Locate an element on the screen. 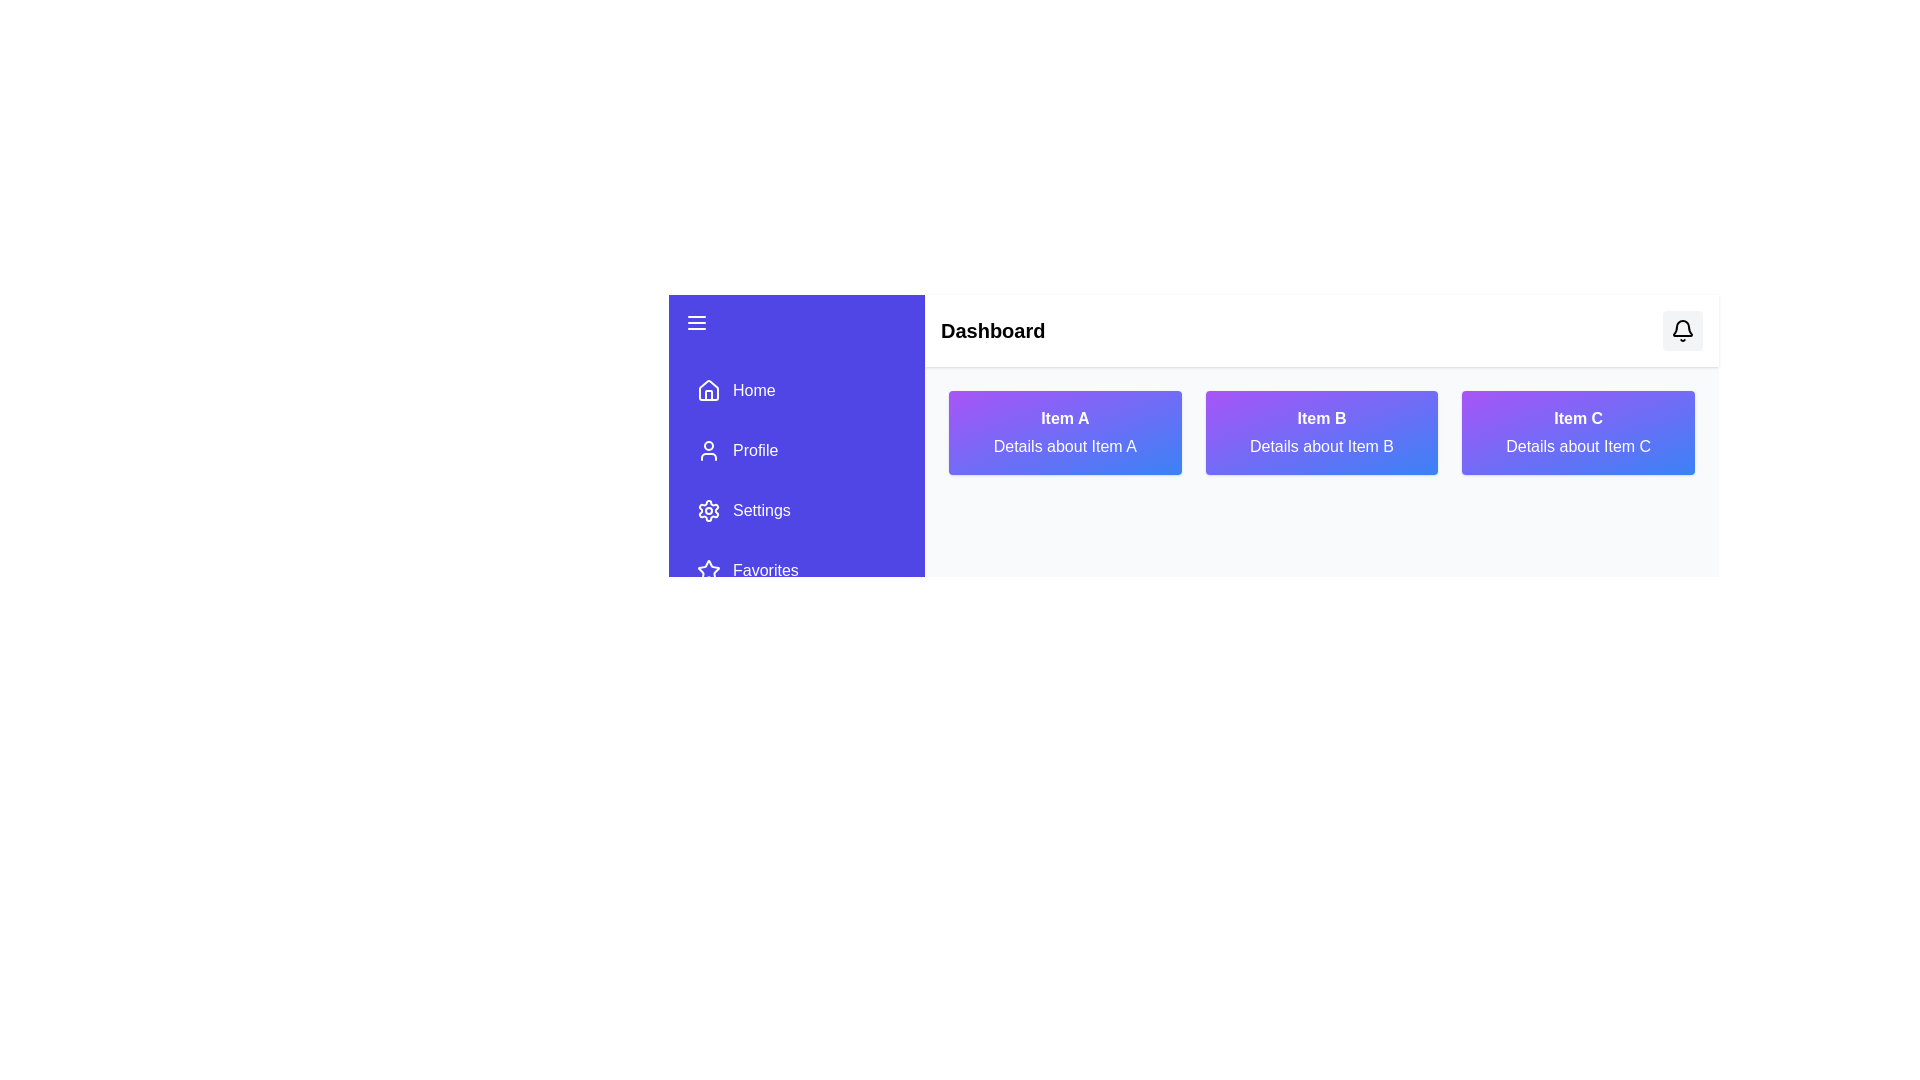 The height and width of the screenshot is (1080, 1920). the text label that provides supplementary information about 'Item B', located below the 'Item B' text in the second card of a row of three cards is located at coordinates (1321, 446).